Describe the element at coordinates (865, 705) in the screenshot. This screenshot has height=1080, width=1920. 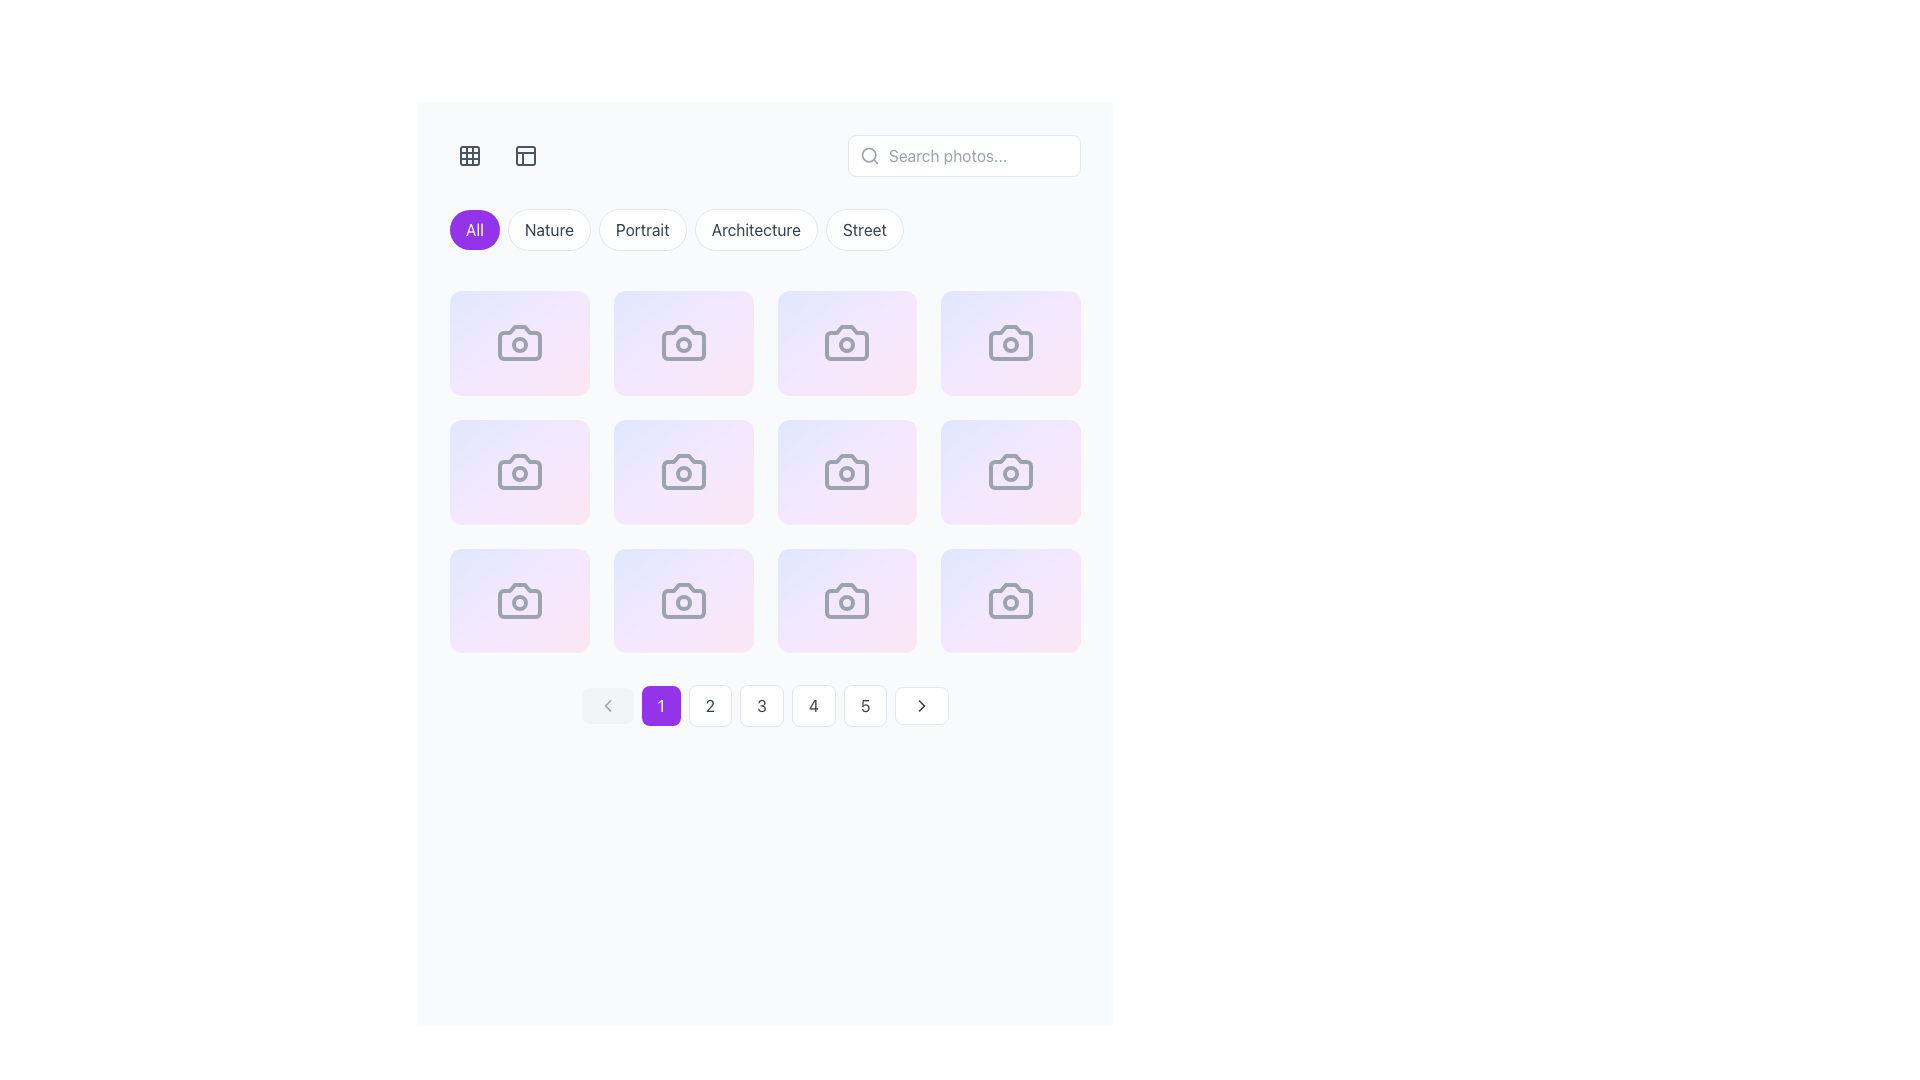
I see `the button displaying the number '5' to observe the hover effect` at that location.